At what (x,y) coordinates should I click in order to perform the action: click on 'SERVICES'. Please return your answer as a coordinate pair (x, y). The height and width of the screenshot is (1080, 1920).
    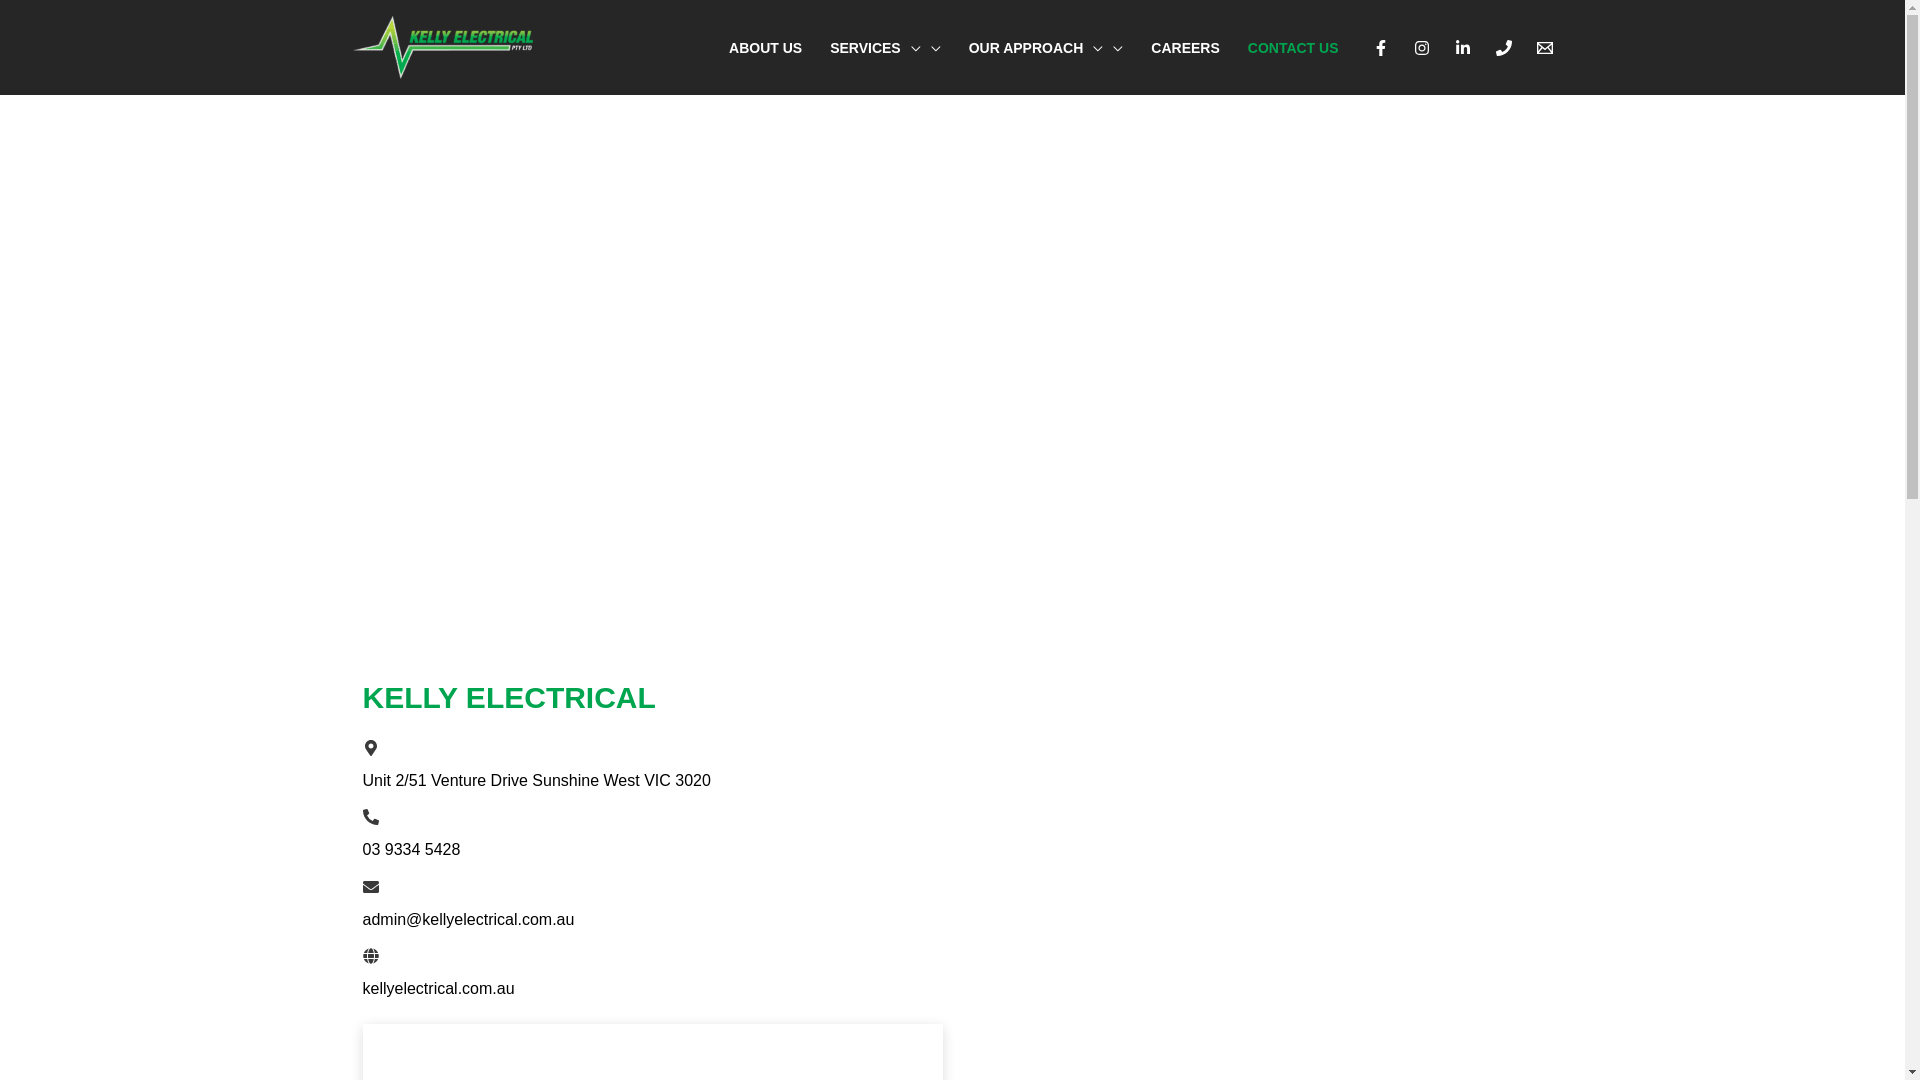
    Looking at the image, I should click on (884, 46).